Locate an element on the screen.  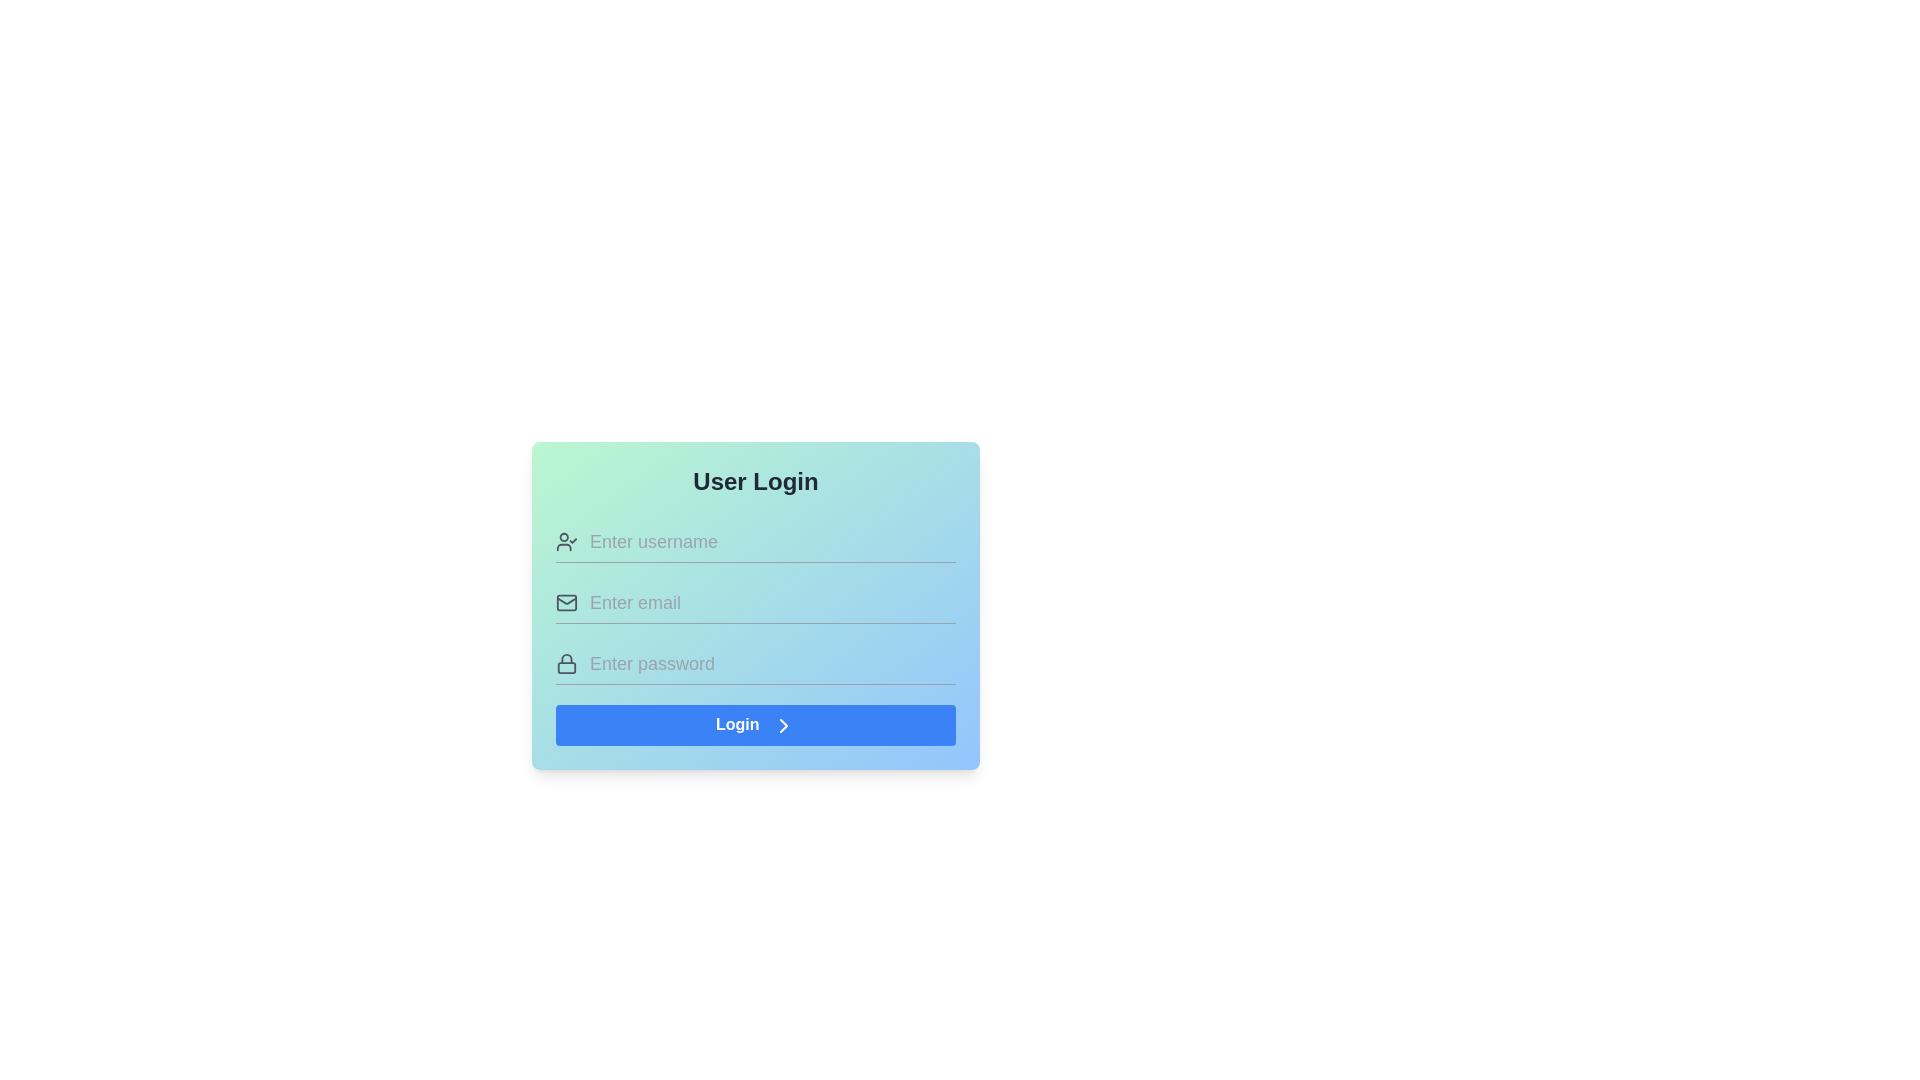
the rectangle that serves as the base of the lock illustration, located to the left of the 'Enter password' input field is located at coordinates (565, 668).